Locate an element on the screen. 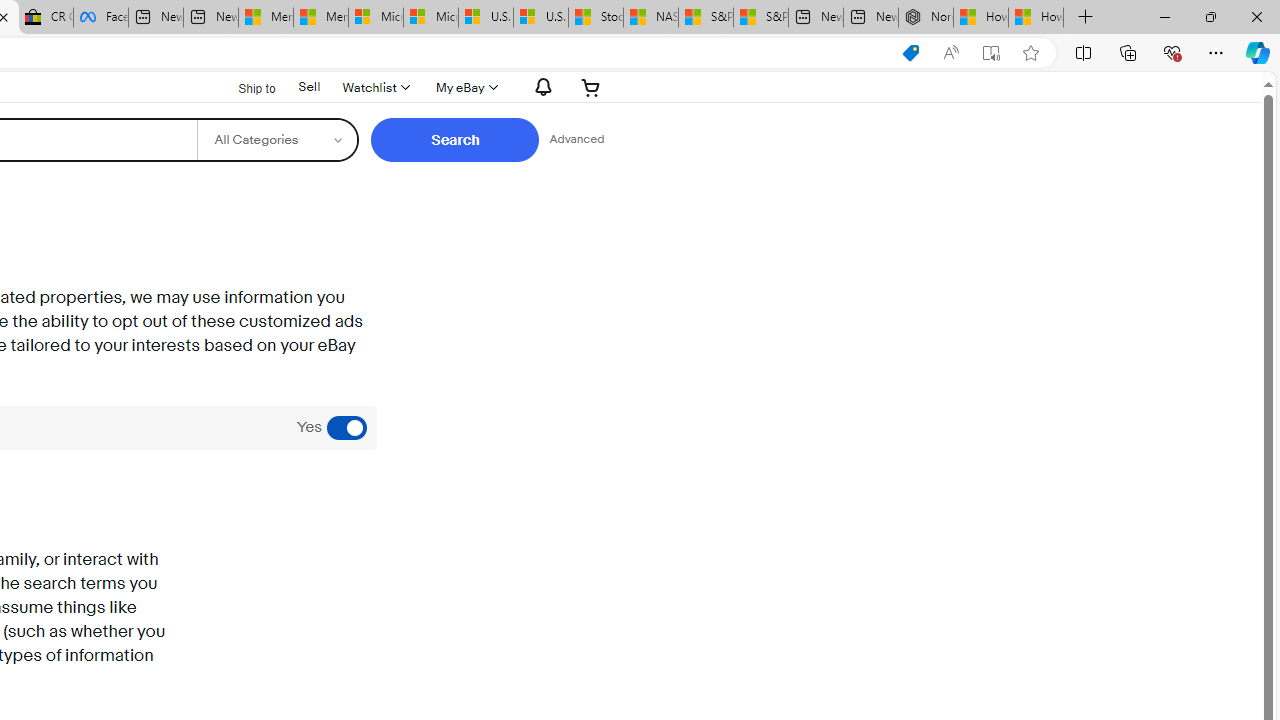 This screenshot has height=720, width=1280. 'Select a category for search' is located at coordinates (276, 139).